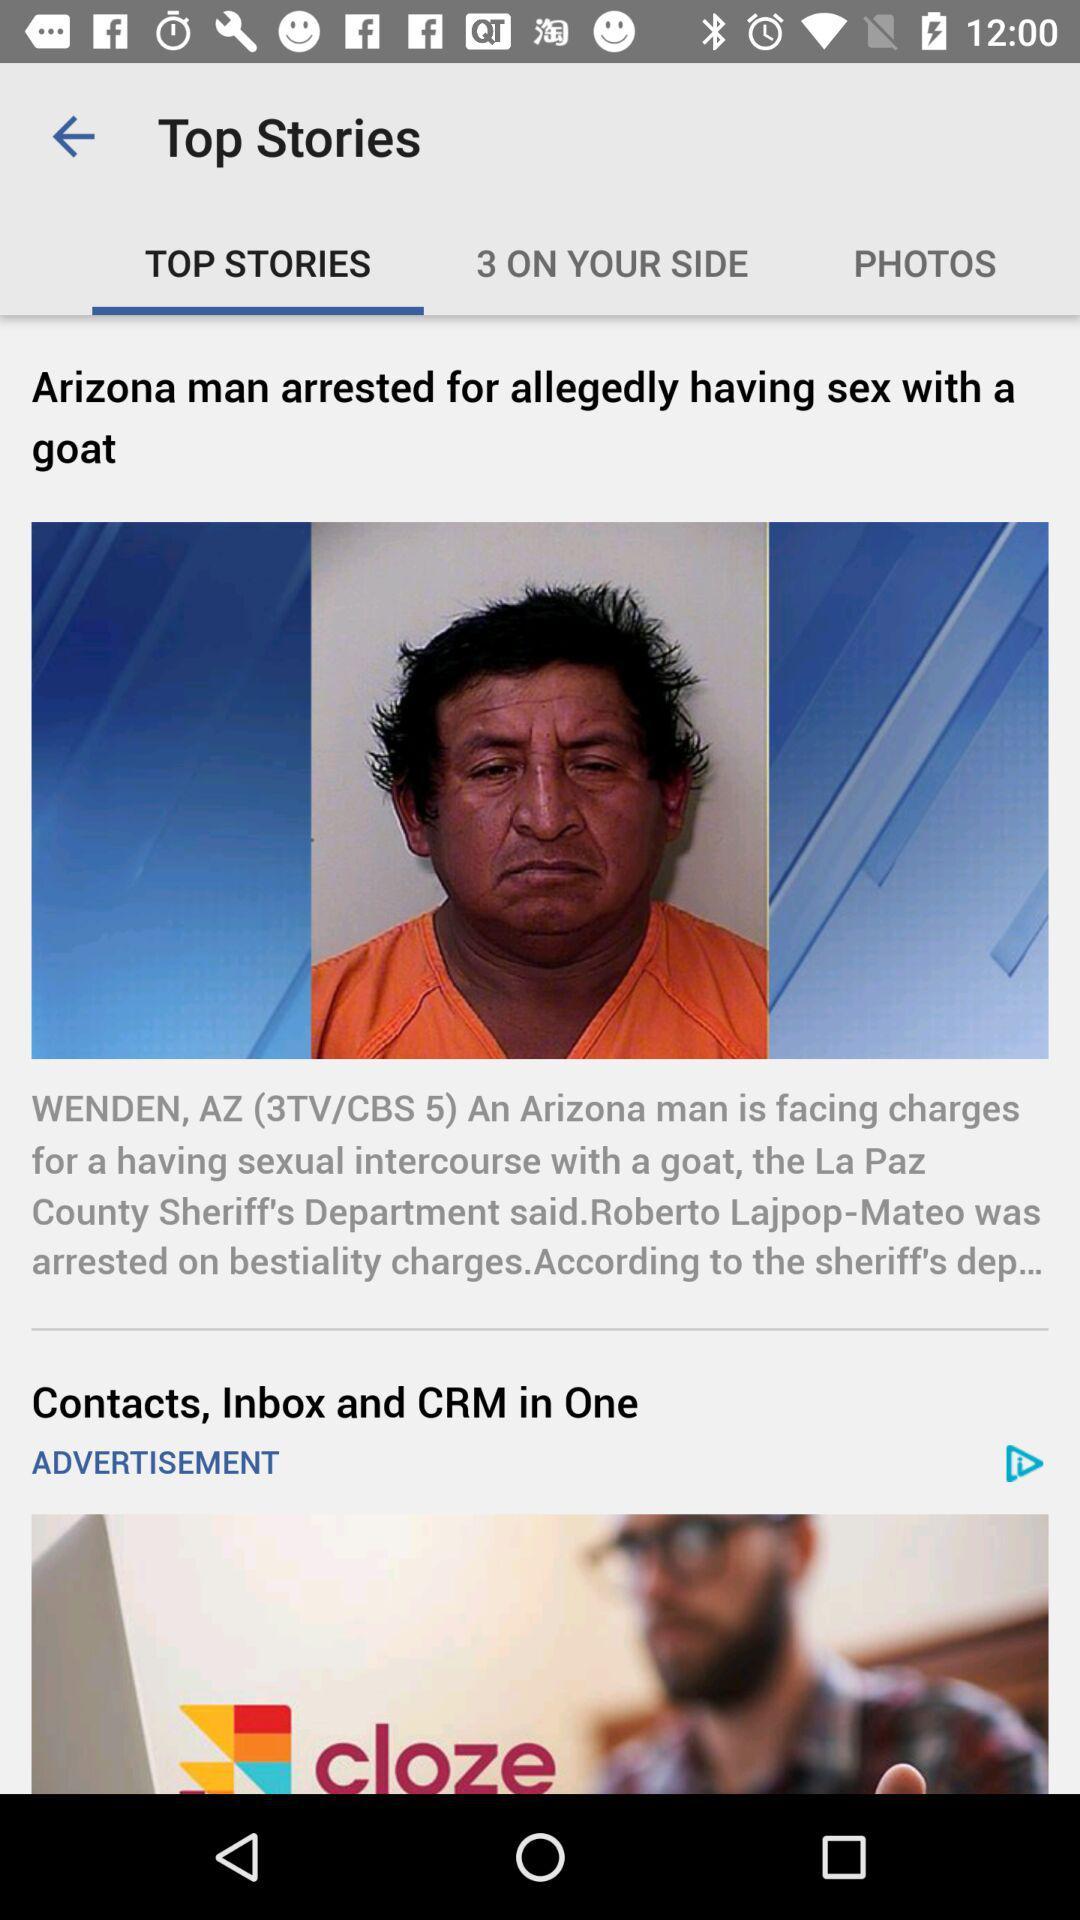 The image size is (1080, 1920). Describe the element at coordinates (540, 1654) in the screenshot. I see `open advertisement link` at that location.